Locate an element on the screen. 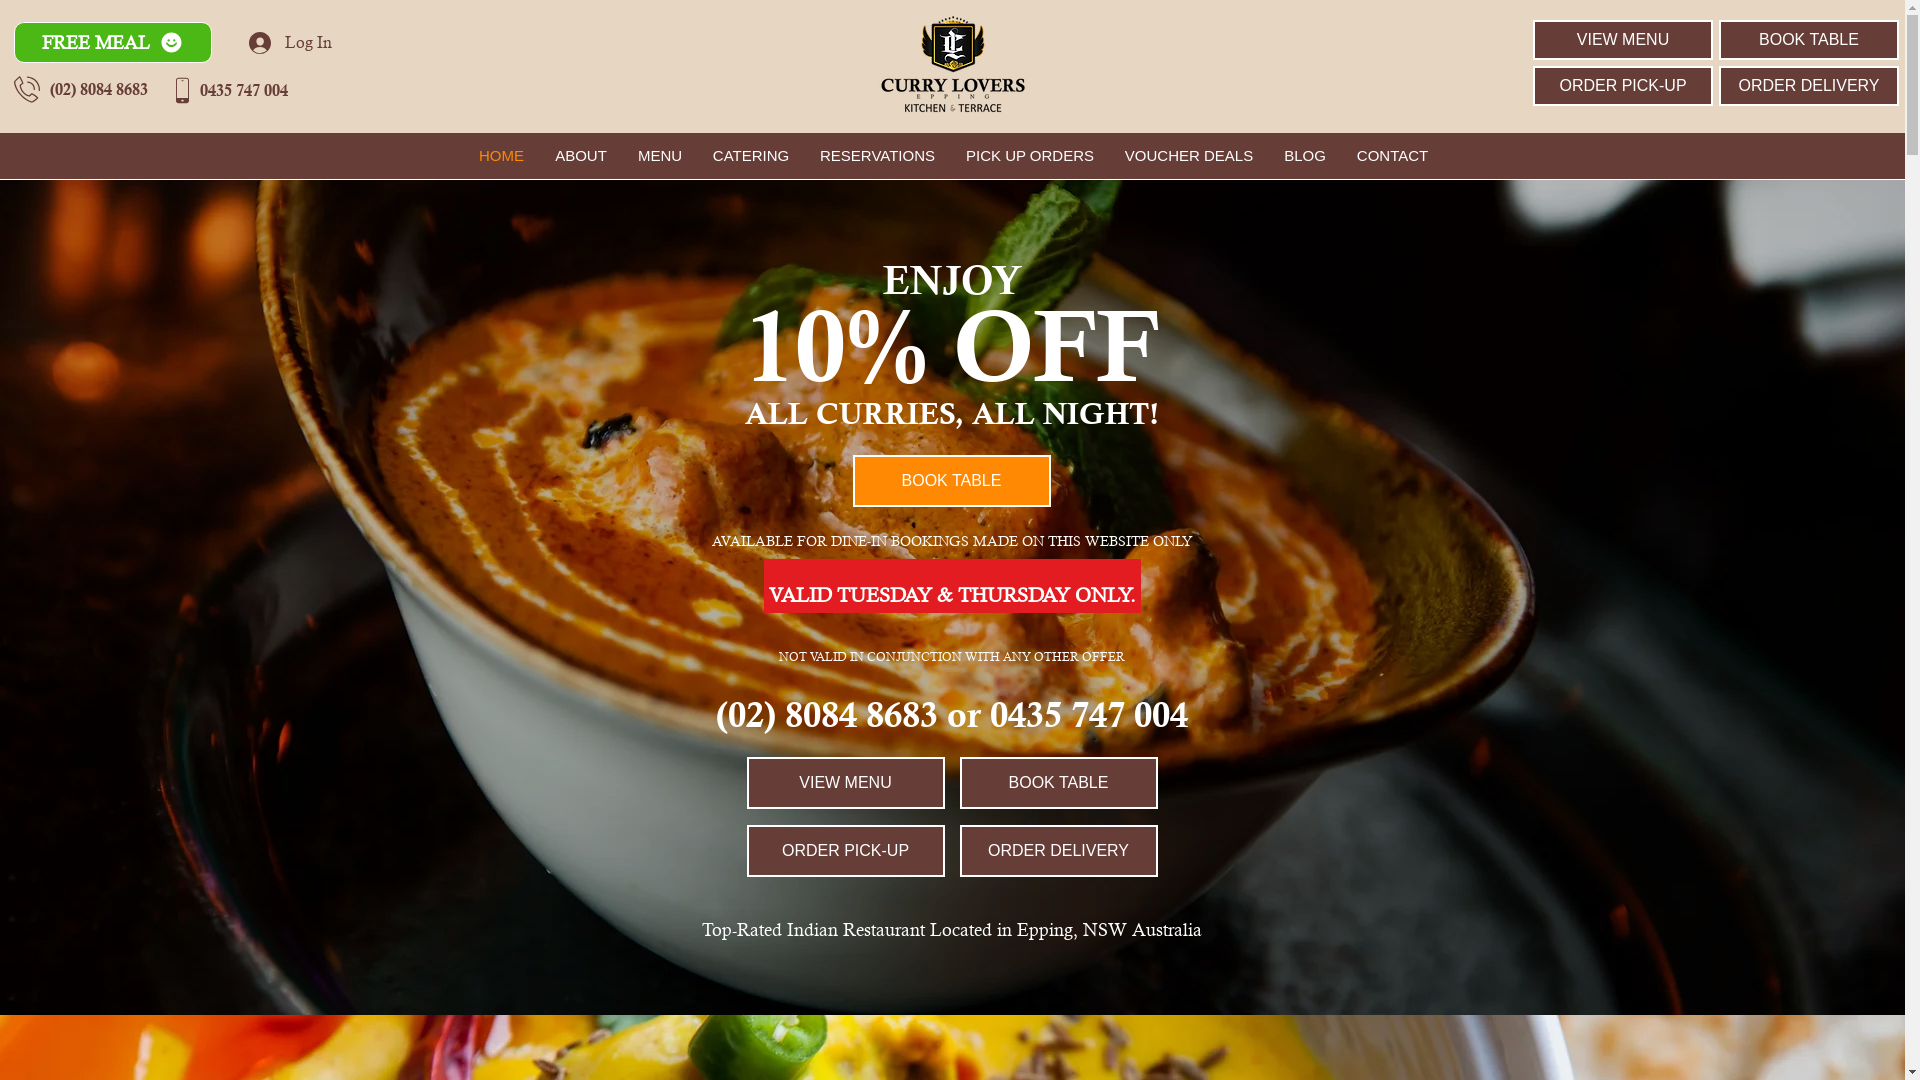  'CONTACT' is located at coordinates (1391, 154).